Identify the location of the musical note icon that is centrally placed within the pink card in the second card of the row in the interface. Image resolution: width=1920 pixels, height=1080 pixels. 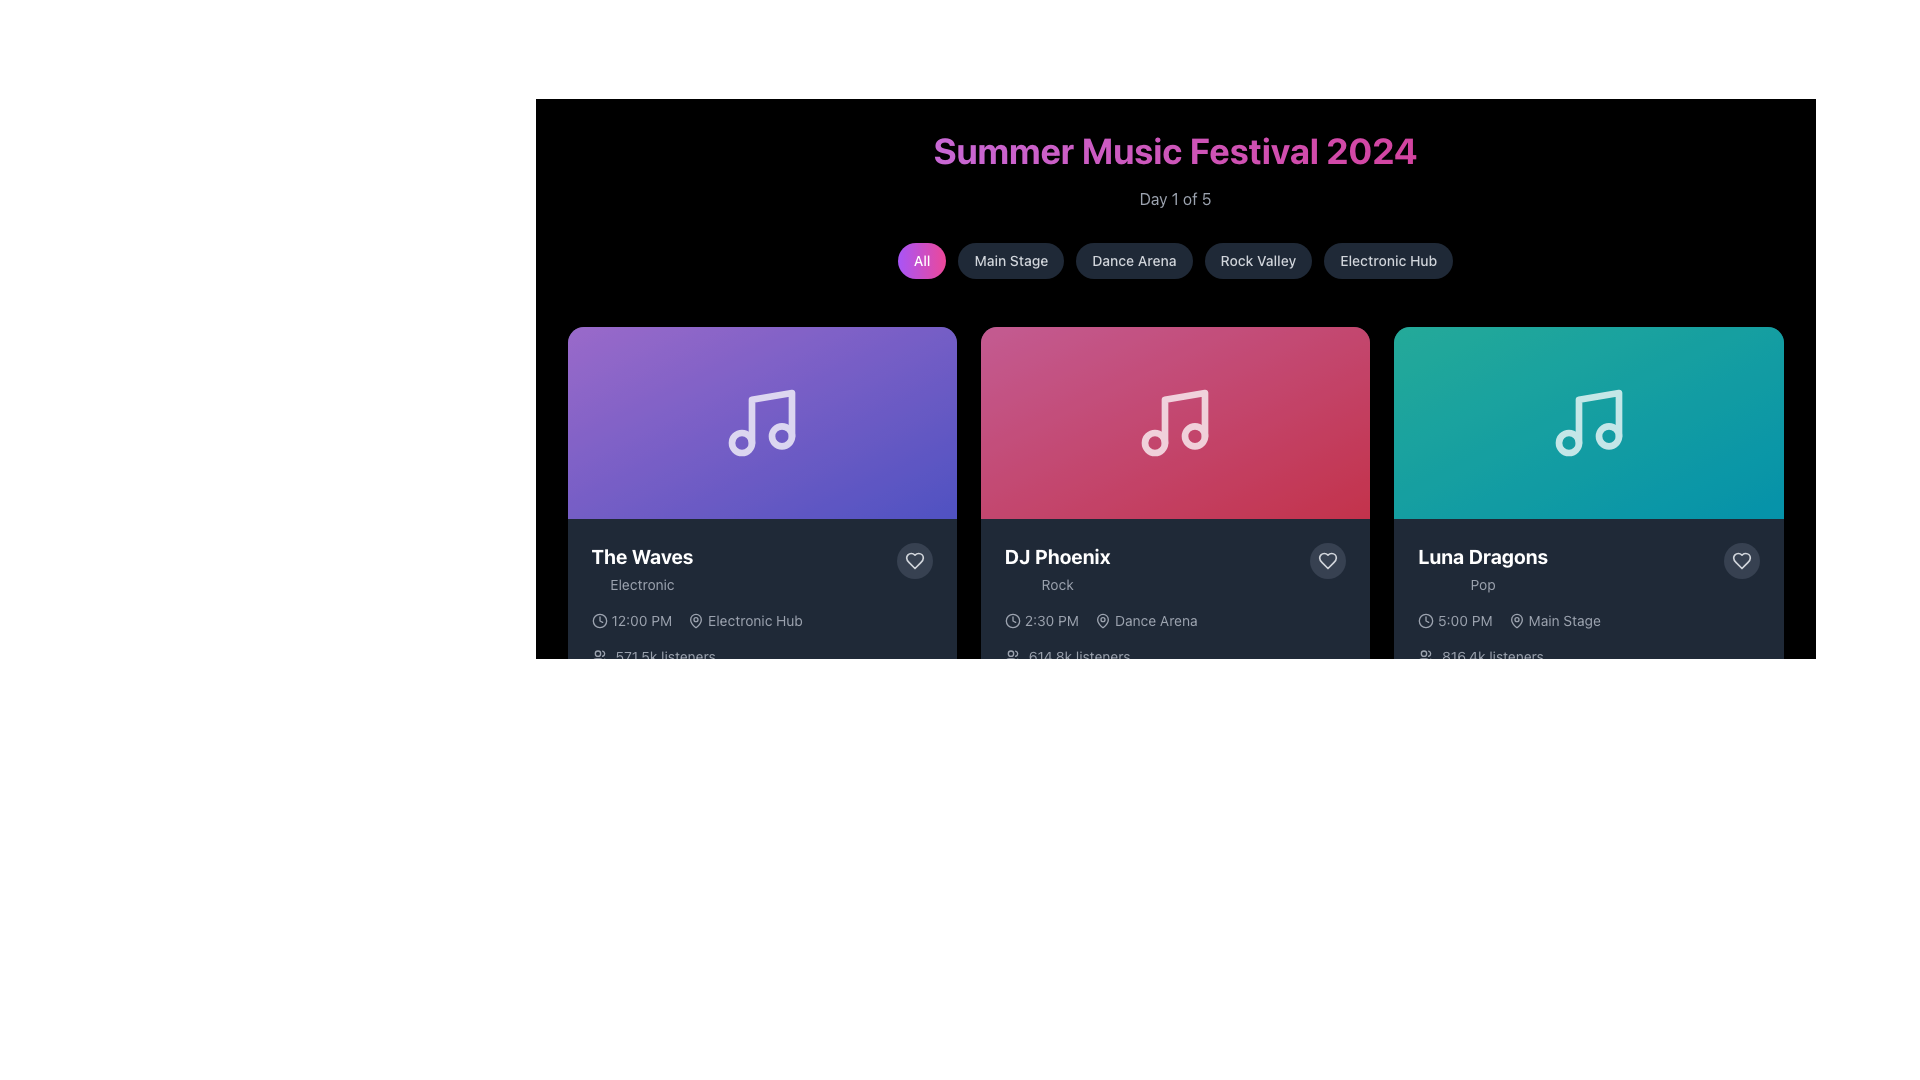
(1185, 416).